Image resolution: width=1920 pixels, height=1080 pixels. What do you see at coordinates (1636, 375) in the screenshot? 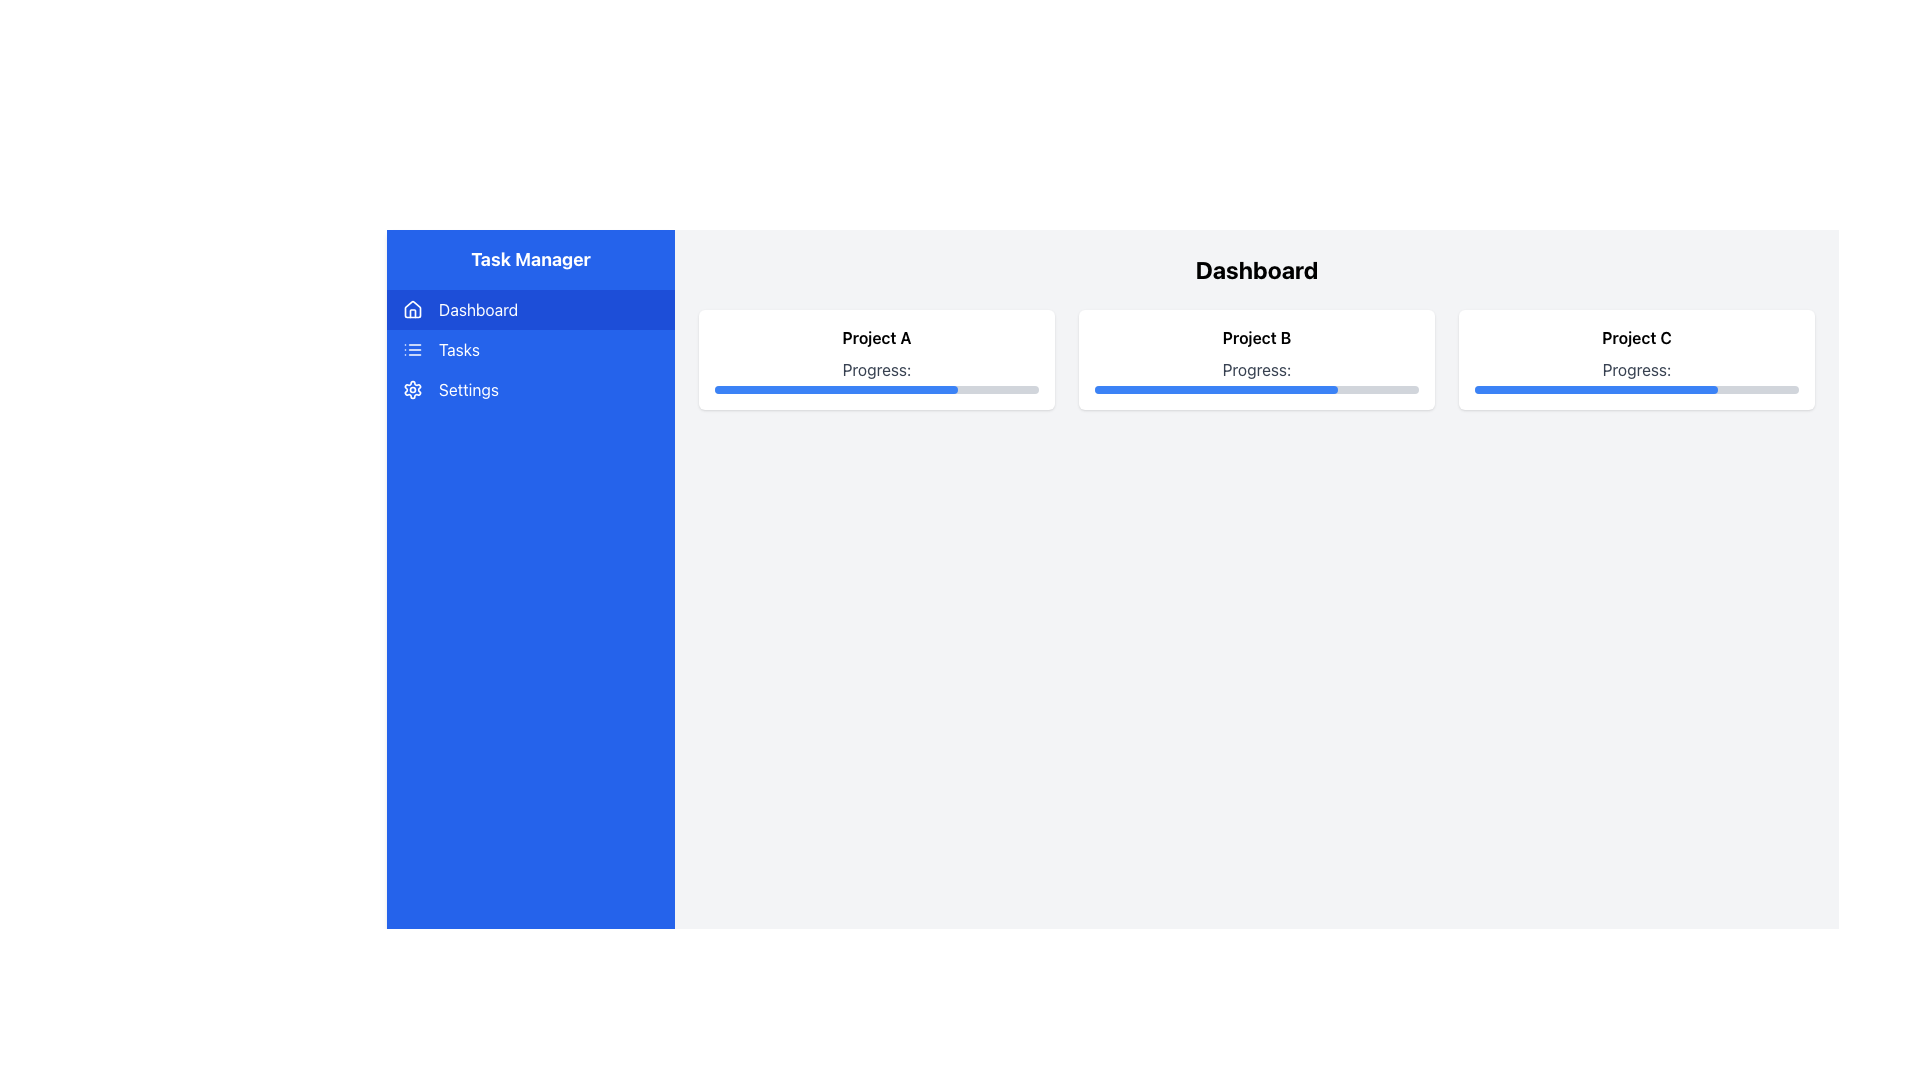
I see `label of the text label displaying 'Progress:' in gray font, located above the progress bar in the 'Project C' dashboard card` at bounding box center [1636, 375].